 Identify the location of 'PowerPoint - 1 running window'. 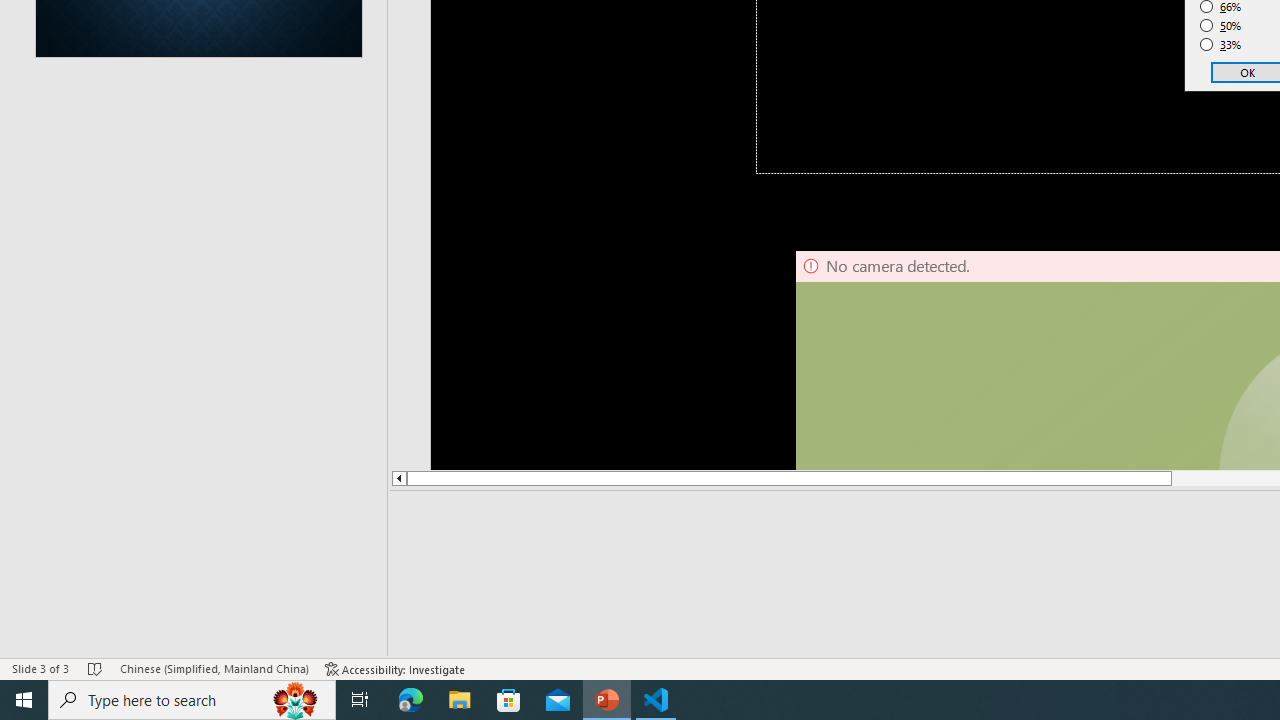
(606, 698).